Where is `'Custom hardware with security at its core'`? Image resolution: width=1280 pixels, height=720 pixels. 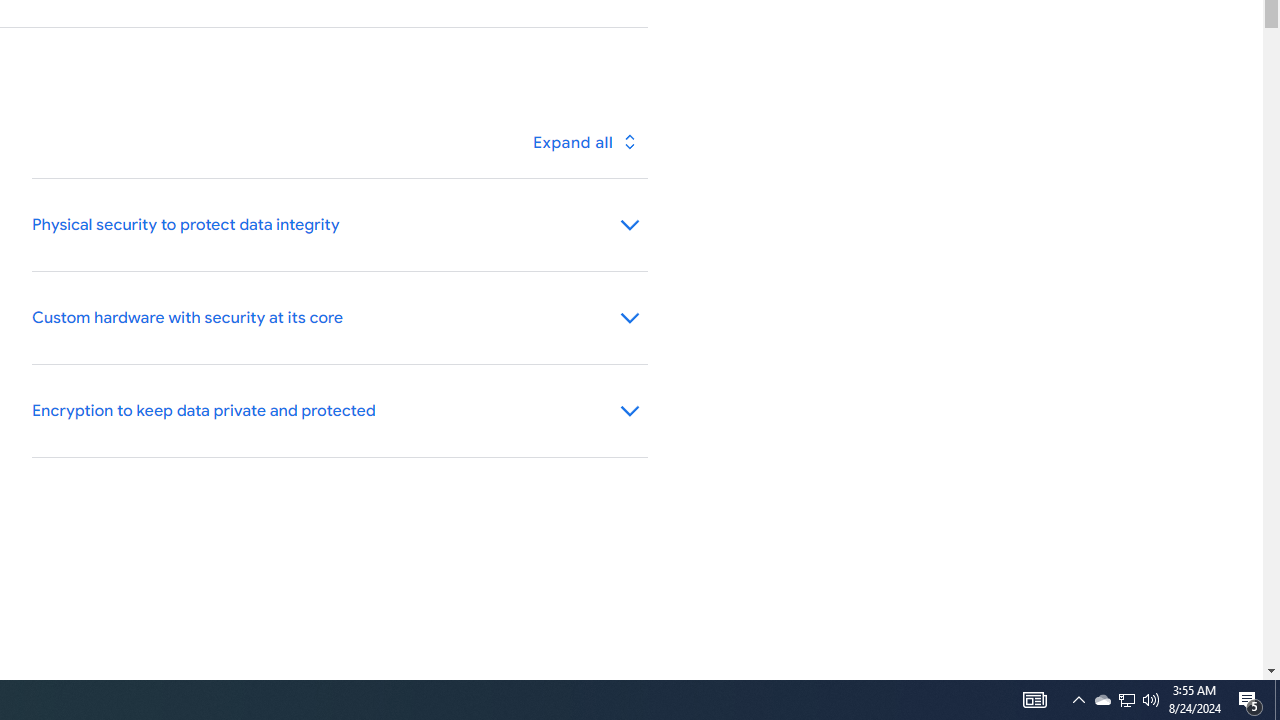 'Custom hardware with security at its core' is located at coordinates (339, 317).